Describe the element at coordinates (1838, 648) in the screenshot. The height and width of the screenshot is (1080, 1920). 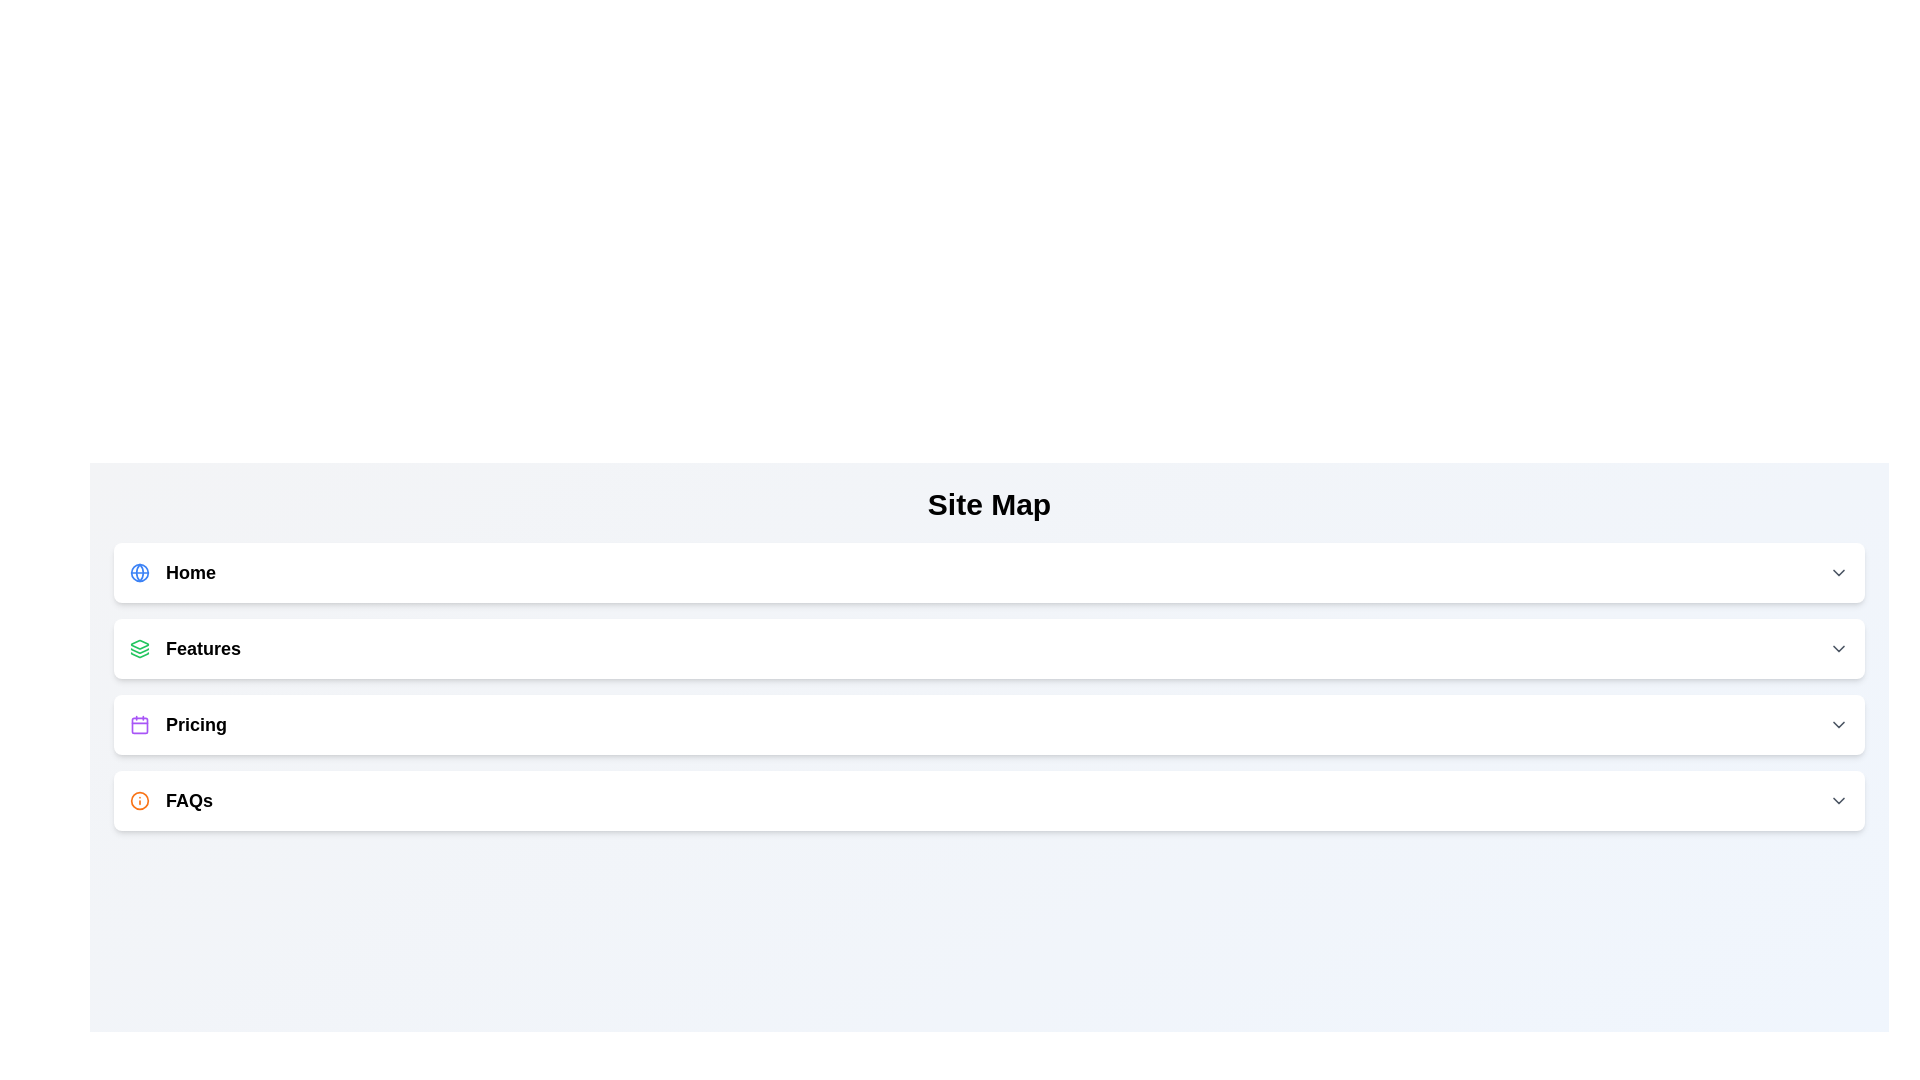
I see `the small downward arrow icon at the far right of the 'Features' row` at that location.